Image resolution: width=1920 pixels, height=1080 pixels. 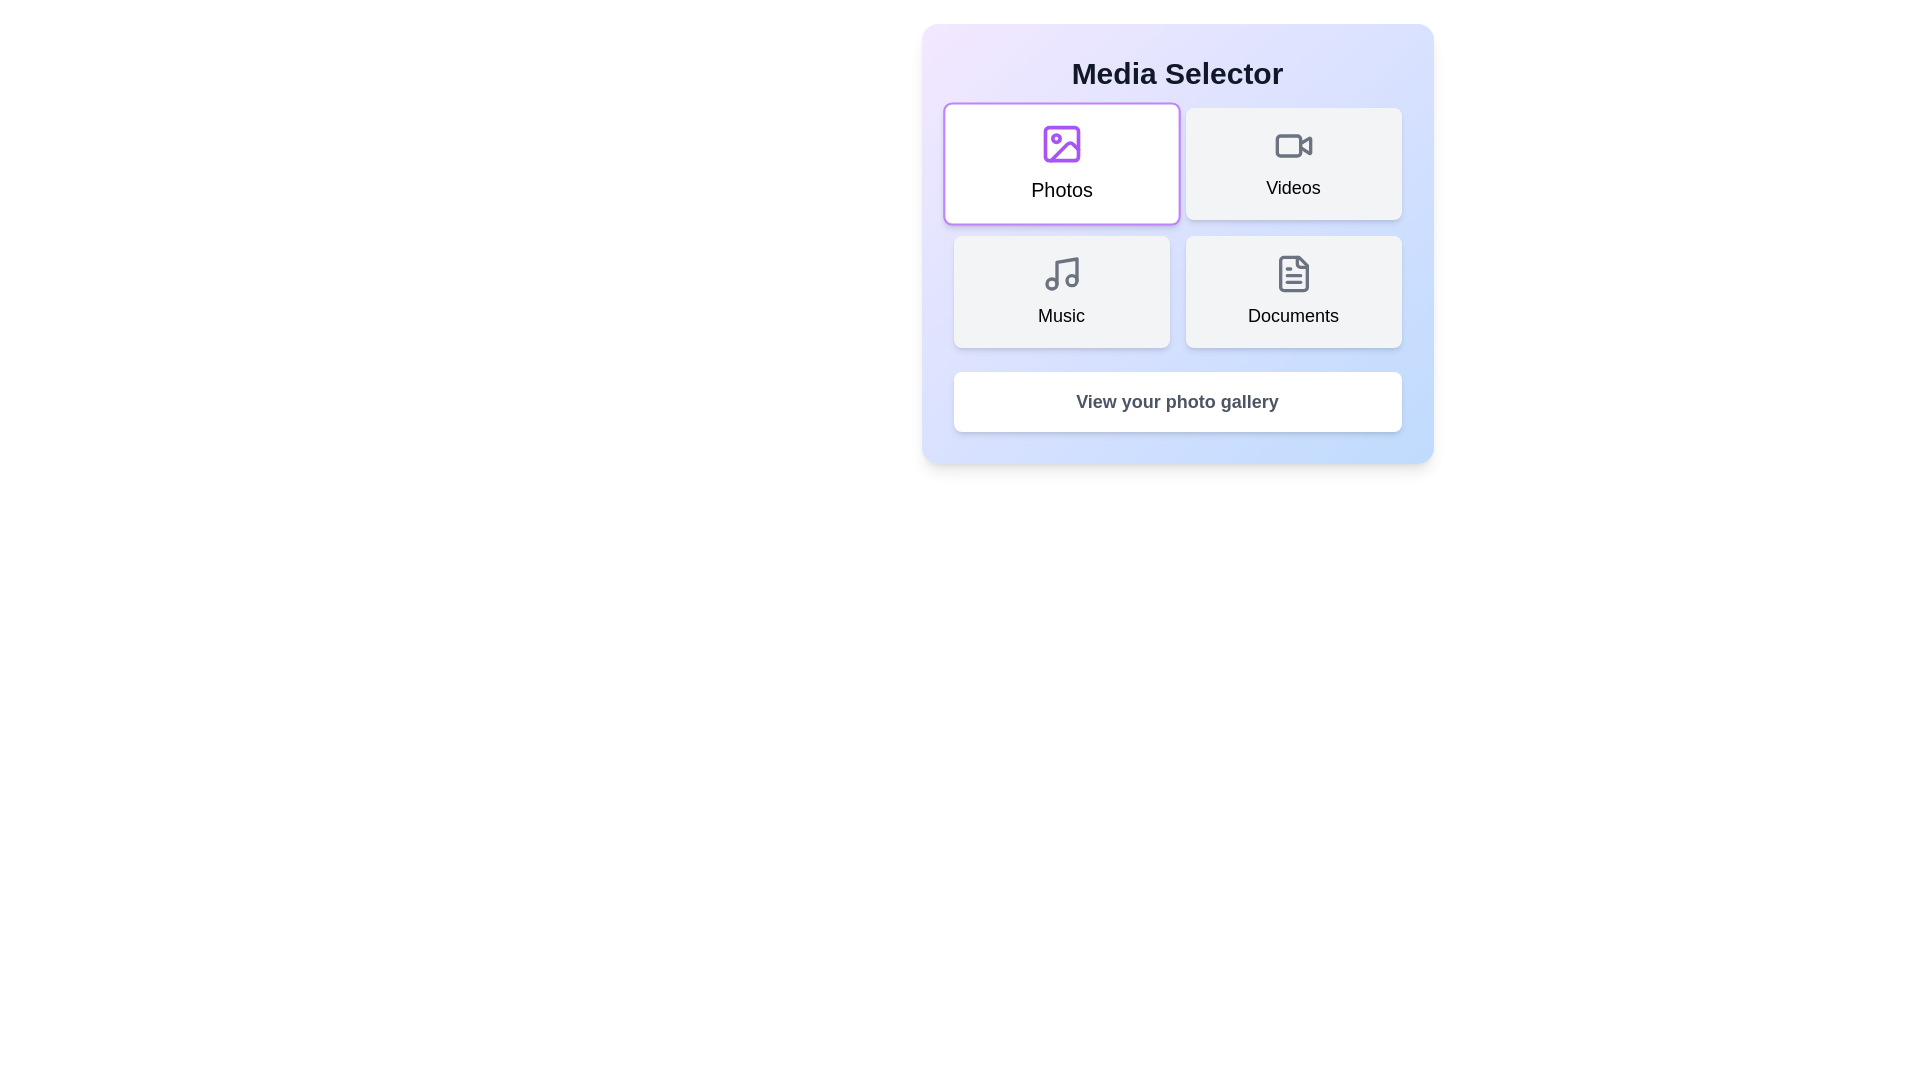 What do you see at coordinates (1060, 163) in the screenshot?
I see `the button corresponding to Photos to select it` at bounding box center [1060, 163].